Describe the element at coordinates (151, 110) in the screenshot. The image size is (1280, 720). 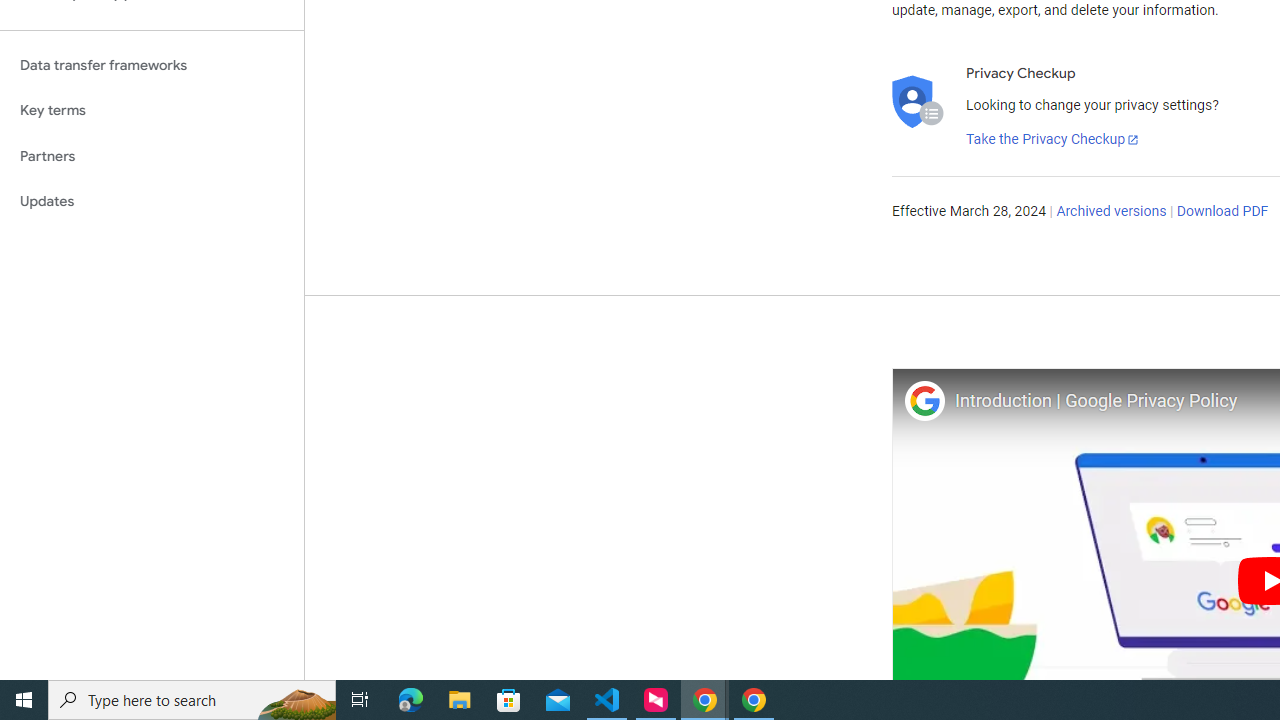
I see `'Key terms'` at that location.